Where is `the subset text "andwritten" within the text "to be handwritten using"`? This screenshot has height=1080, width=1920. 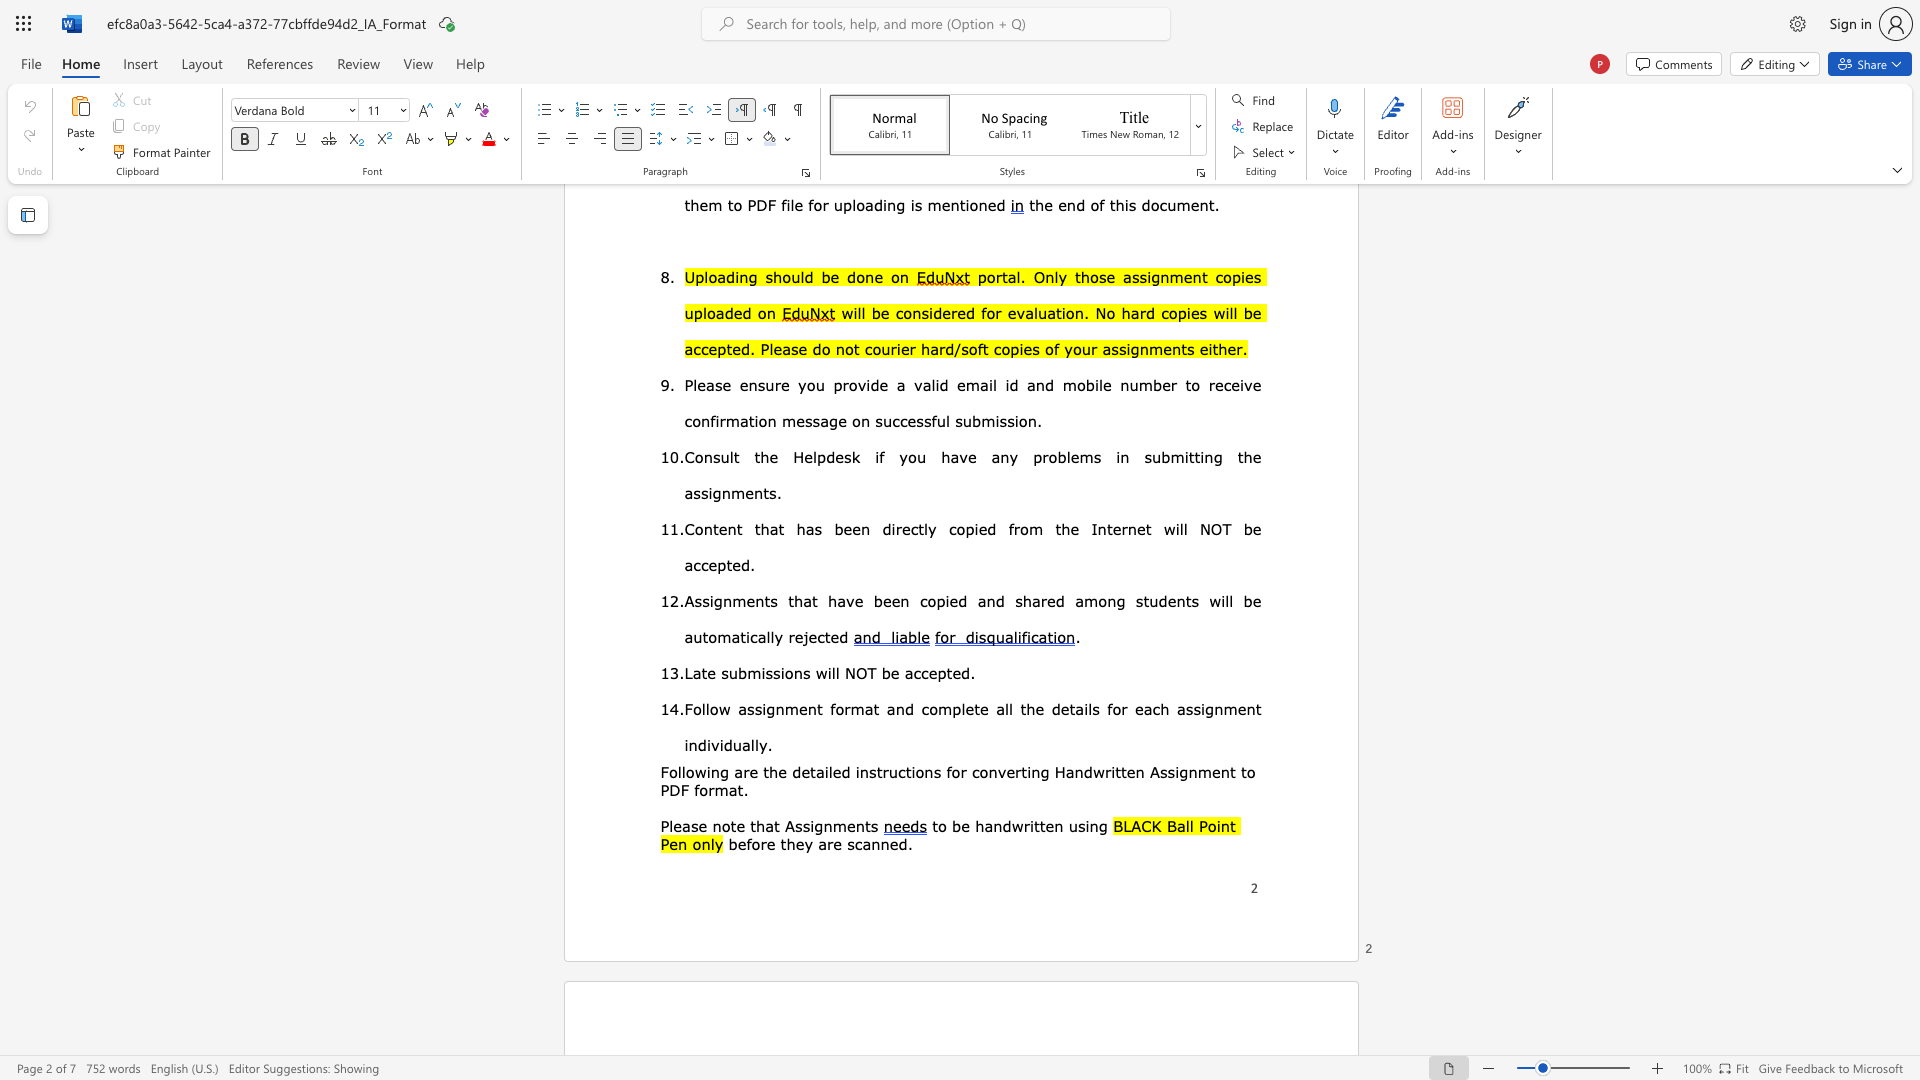
the subset text "andwritten" within the text "to be handwritten using" is located at coordinates (984, 825).